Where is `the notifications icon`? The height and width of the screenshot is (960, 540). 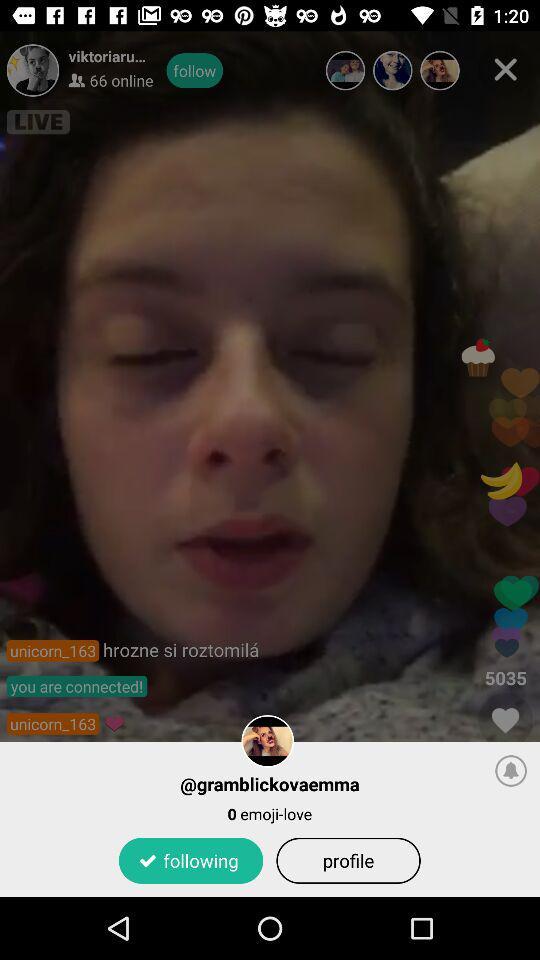 the notifications icon is located at coordinates (511, 825).